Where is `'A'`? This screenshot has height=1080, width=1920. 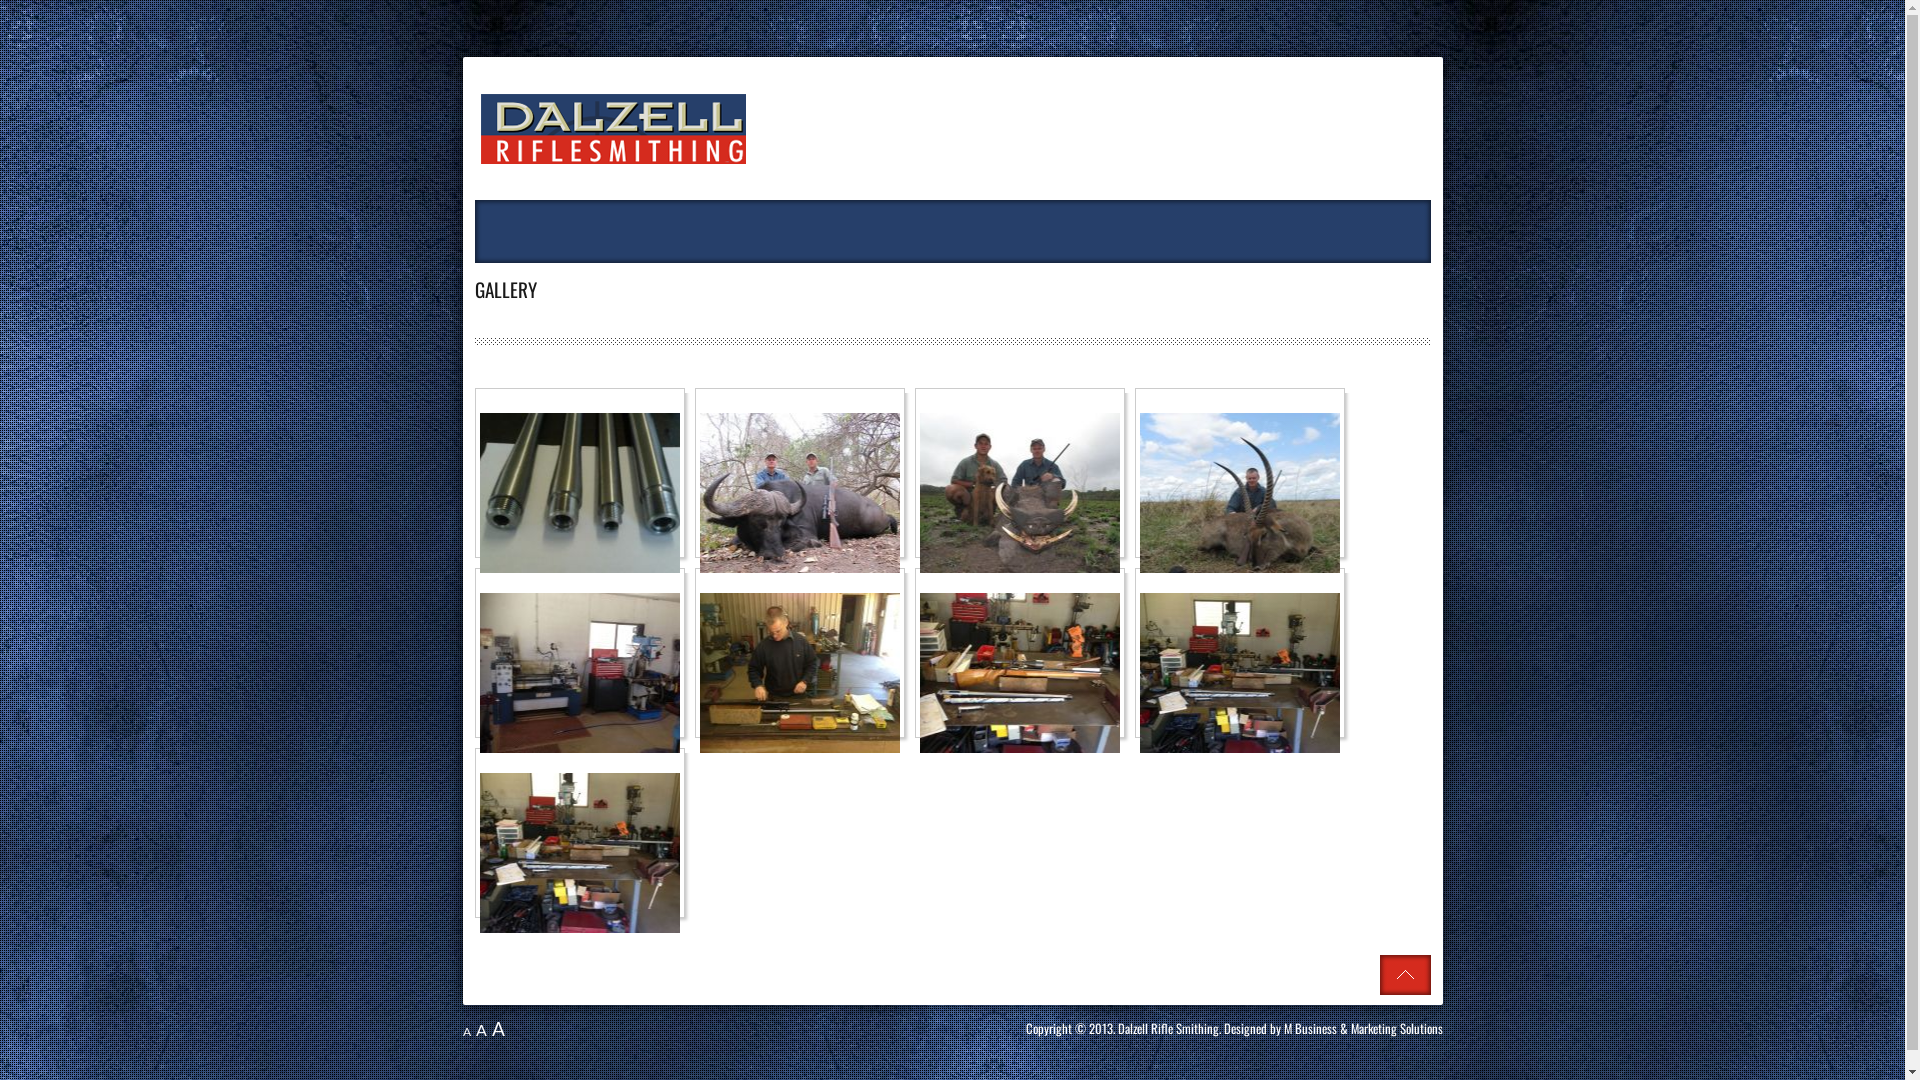 'A' is located at coordinates (498, 1028).